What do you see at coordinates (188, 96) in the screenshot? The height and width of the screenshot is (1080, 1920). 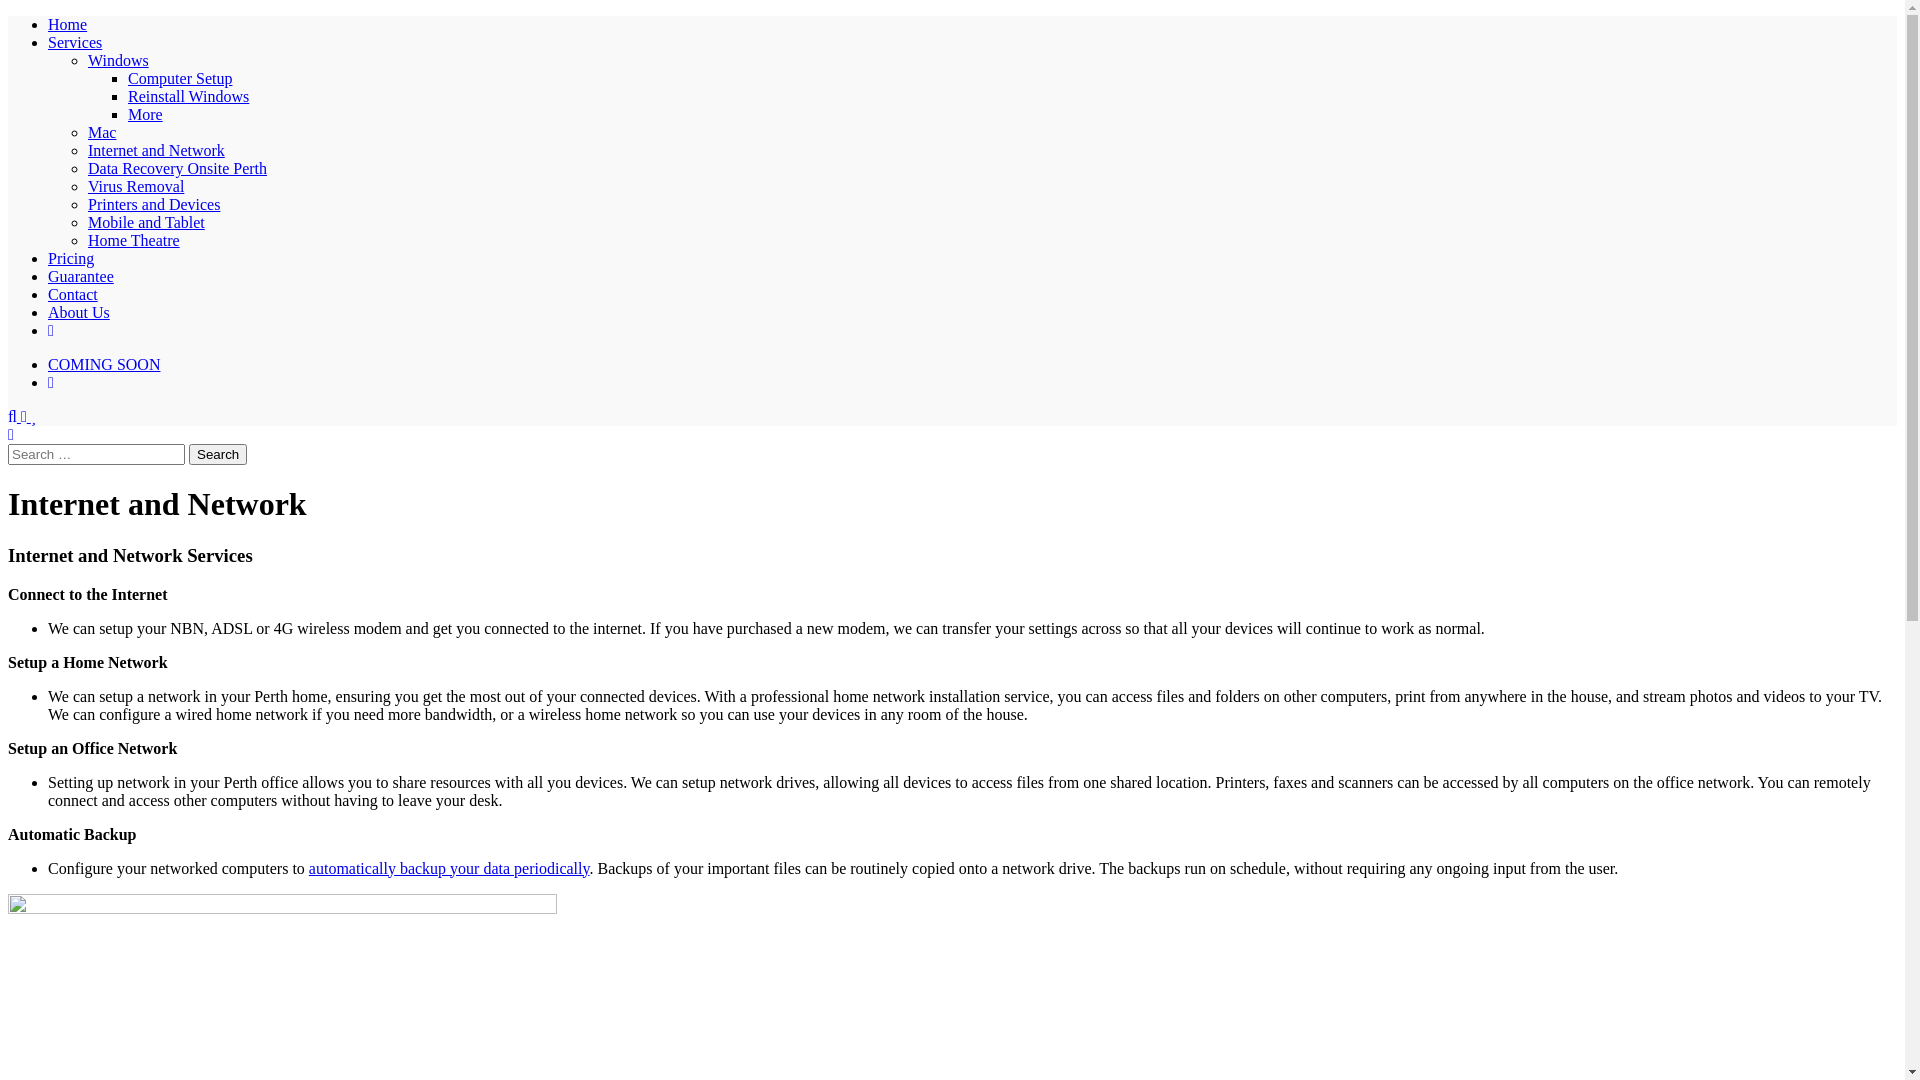 I see `'Reinstall Windows'` at bounding box center [188, 96].